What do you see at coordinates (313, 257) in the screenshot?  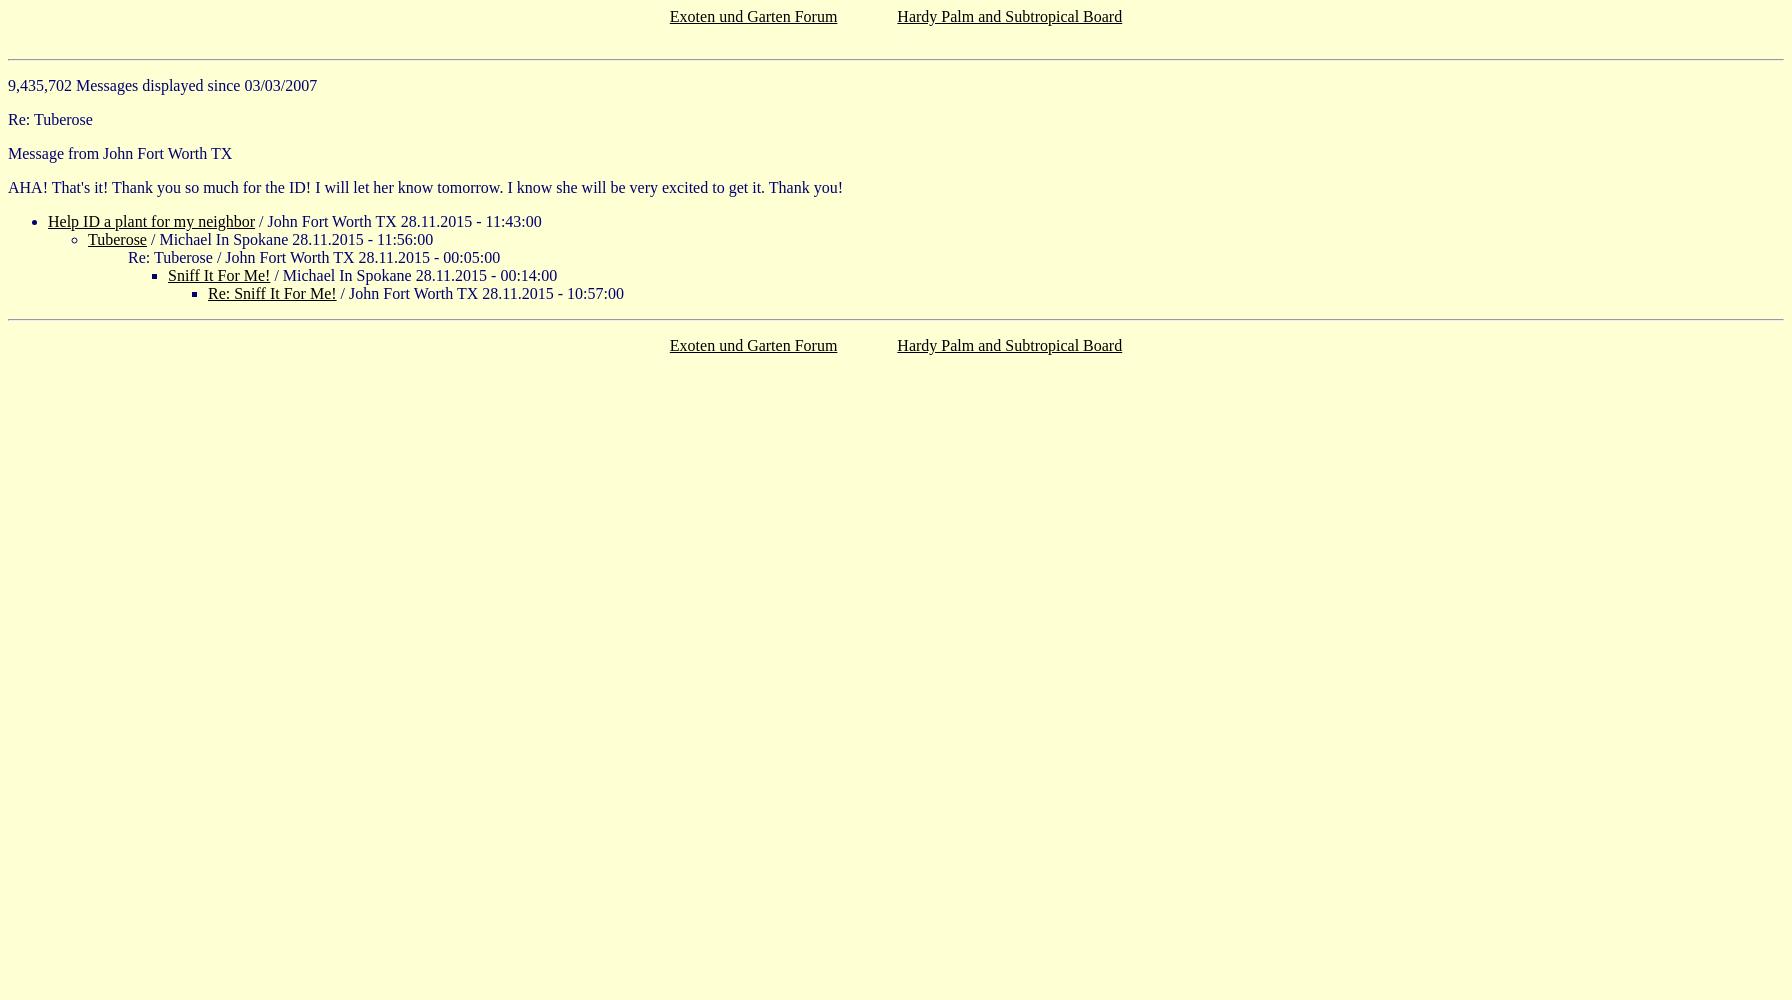 I see `'Re: Tuberose / John Fort Worth TX 28.11.2015 - 00:05:00'` at bounding box center [313, 257].